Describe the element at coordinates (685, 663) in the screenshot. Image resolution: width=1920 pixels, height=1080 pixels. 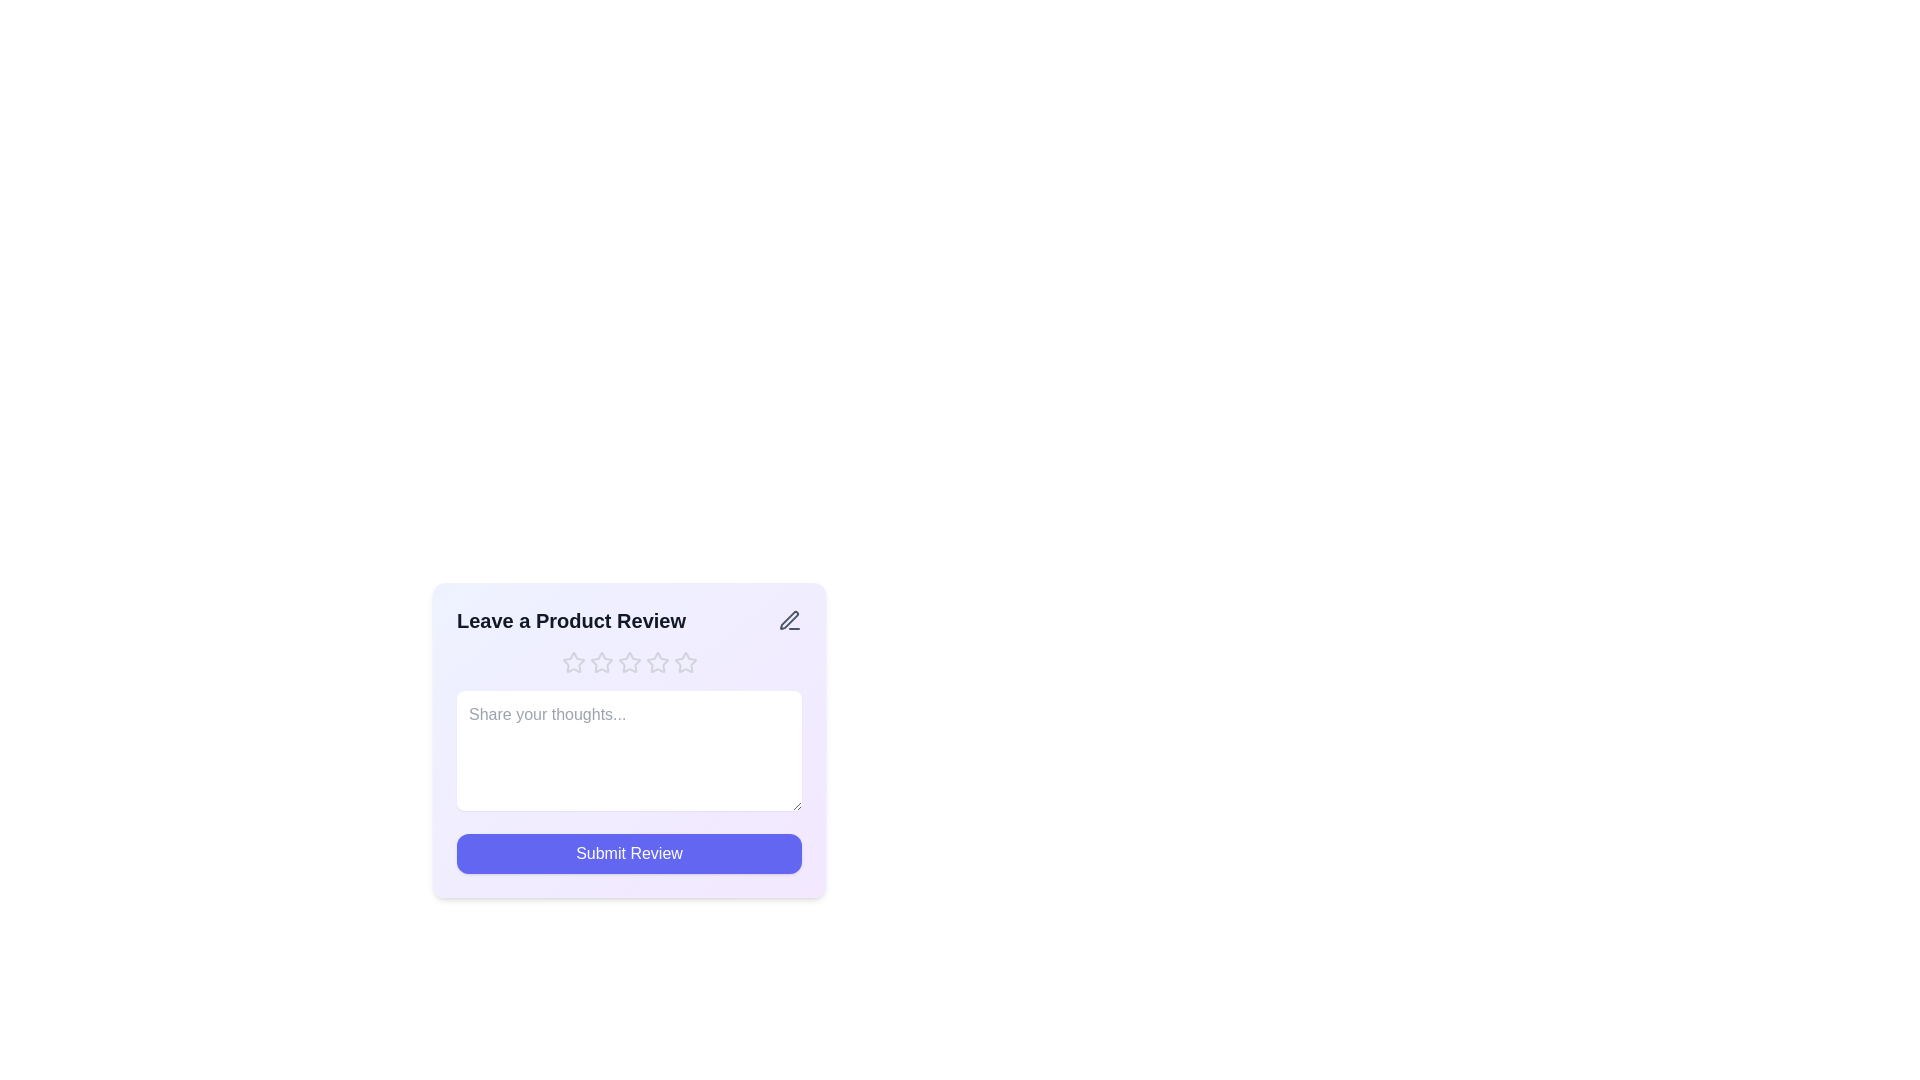
I see `the star corresponding to the rating 5 to set the rating` at that location.